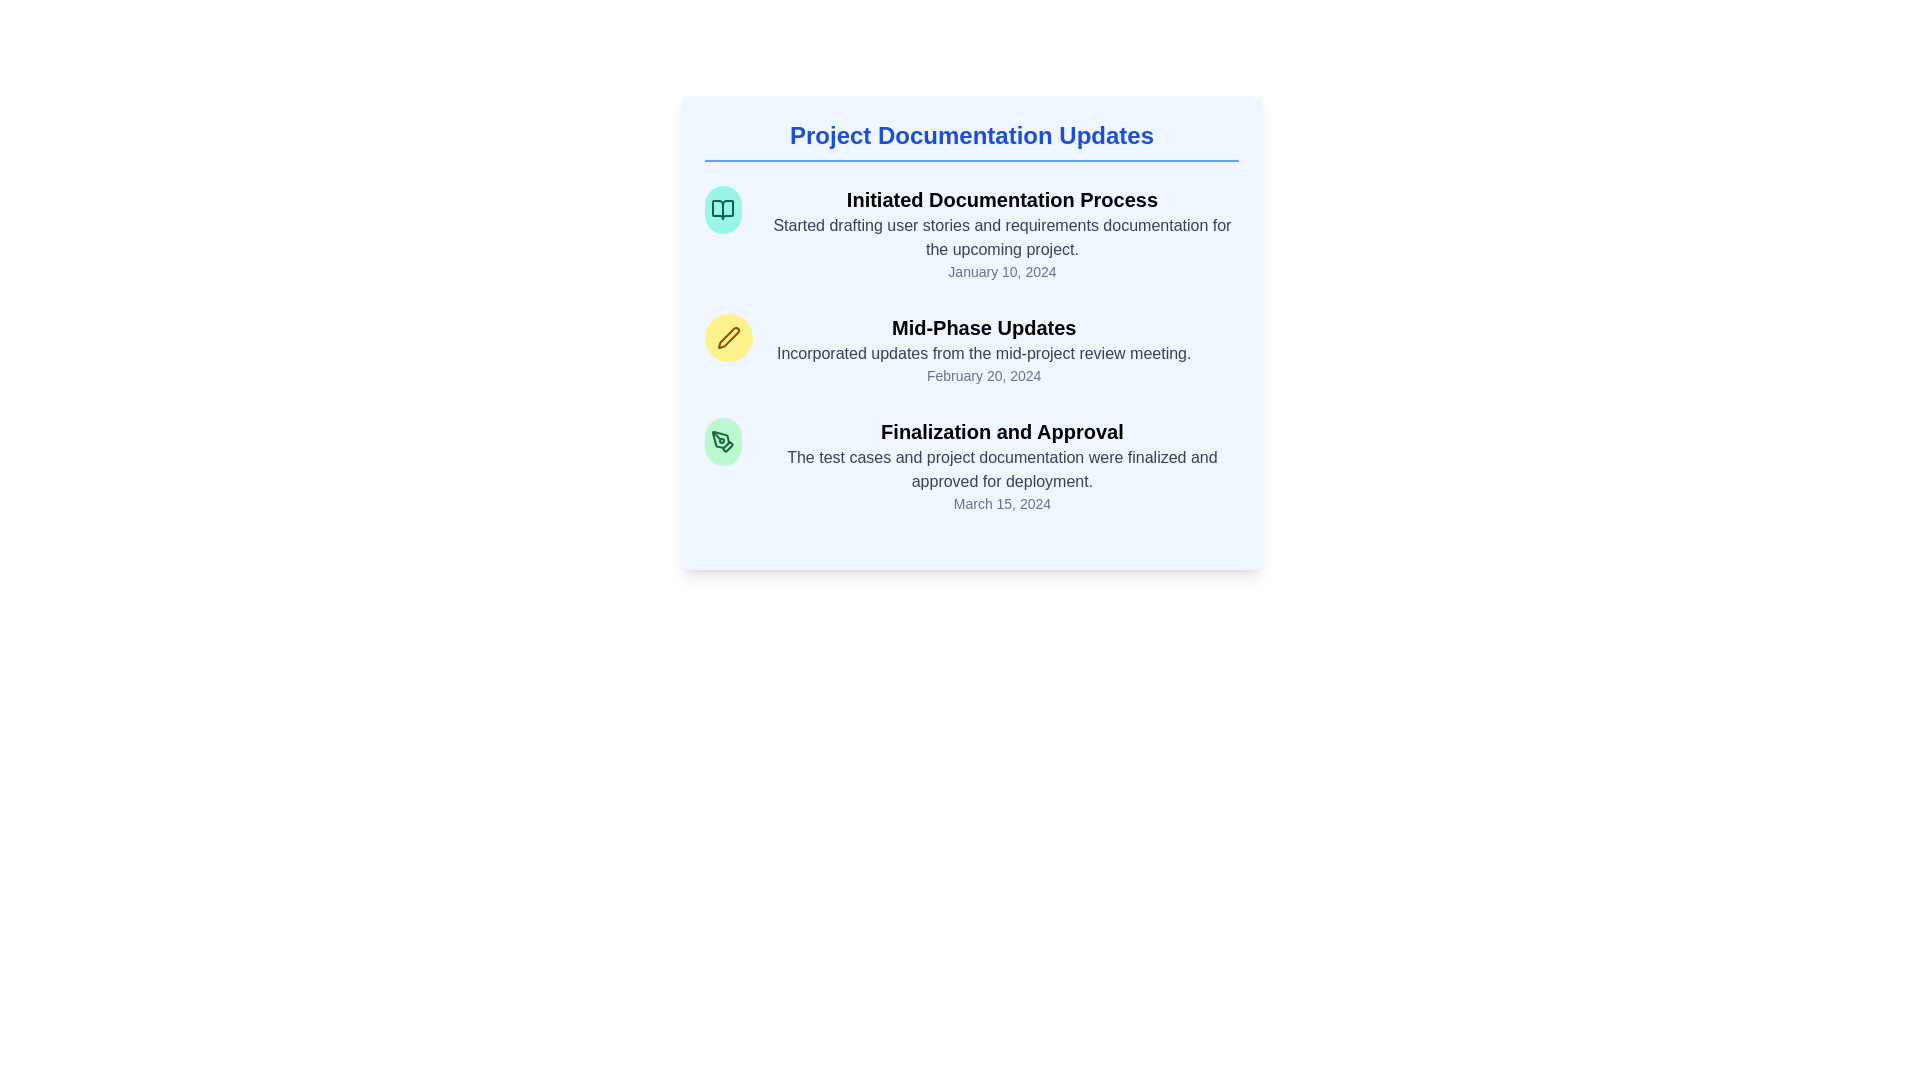 The width and height of the screenshot is (1920, 1080). I want to click on the Text label displaying the date 'January 10, 2024', which is located below the description text in the 'Initiated Documentation Process' section, so click(1002, 272).